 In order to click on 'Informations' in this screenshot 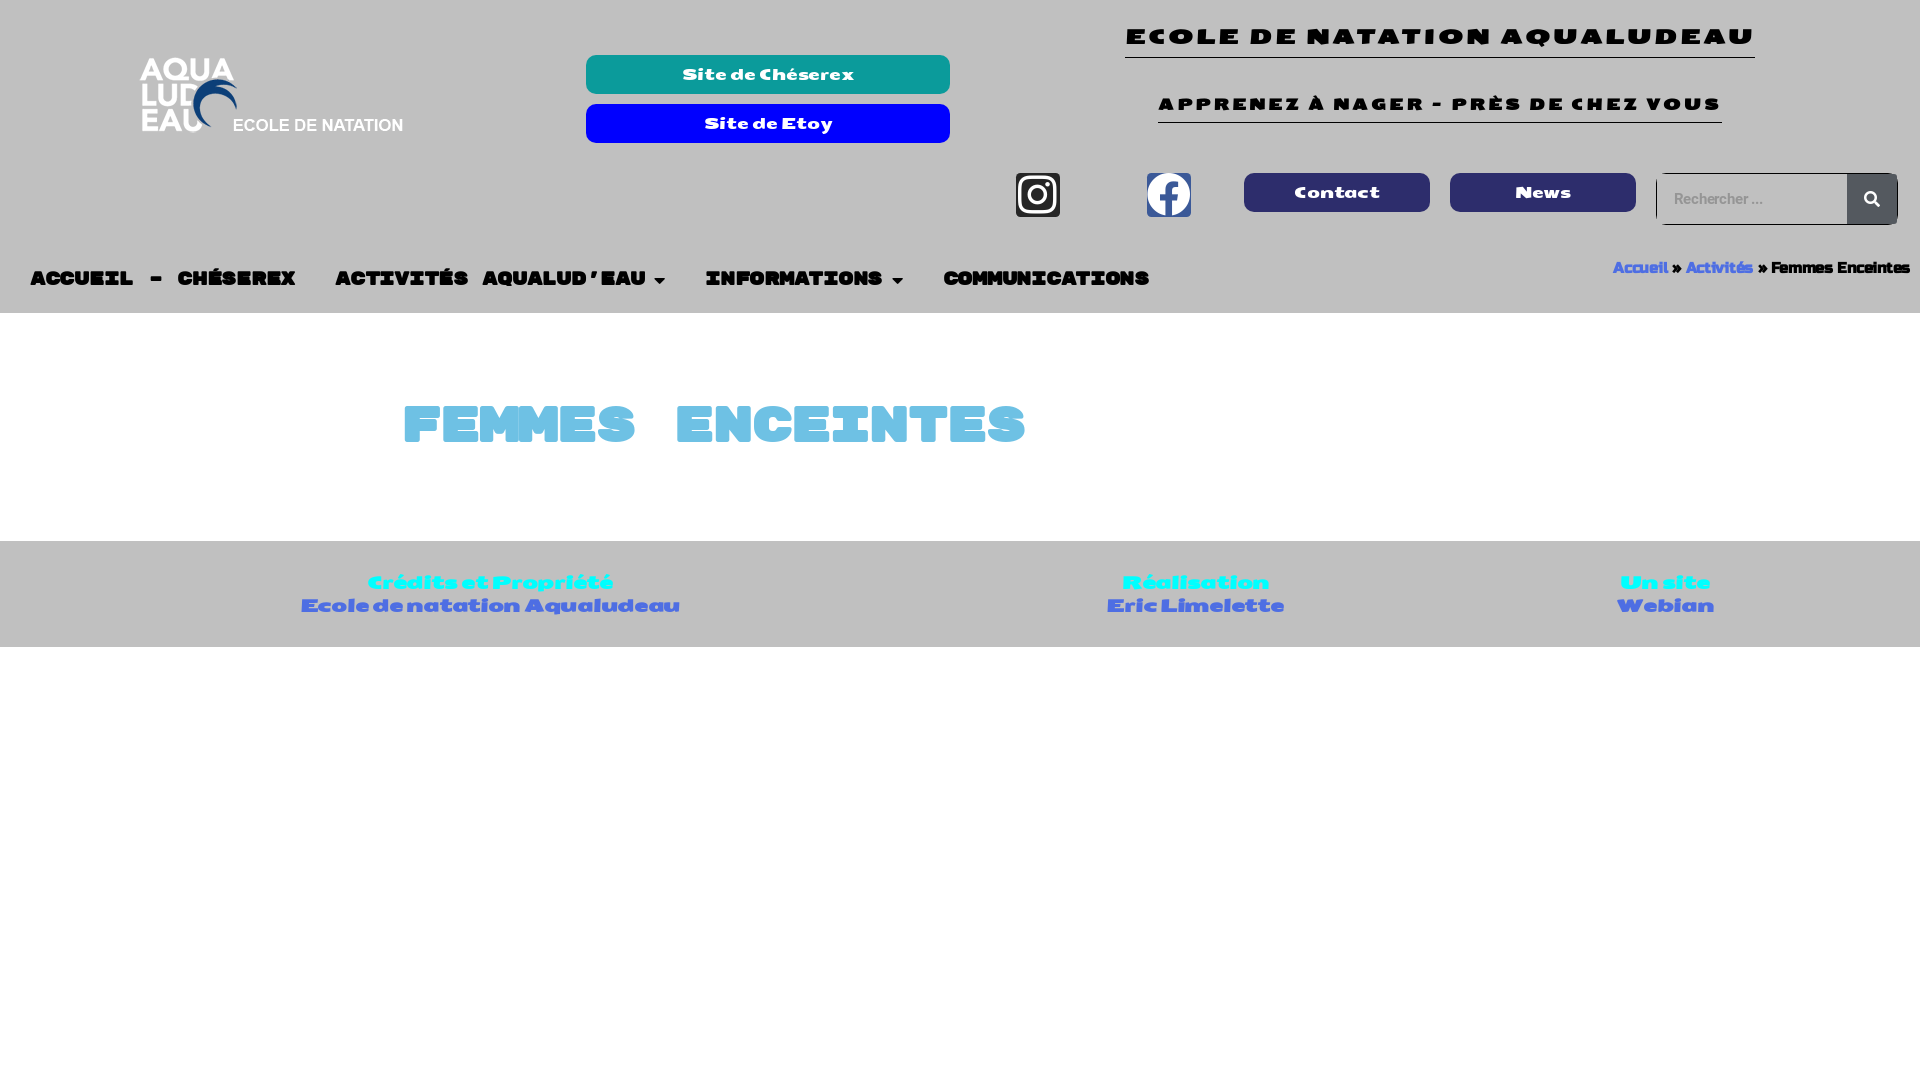, I will do `click(803, 280)`.